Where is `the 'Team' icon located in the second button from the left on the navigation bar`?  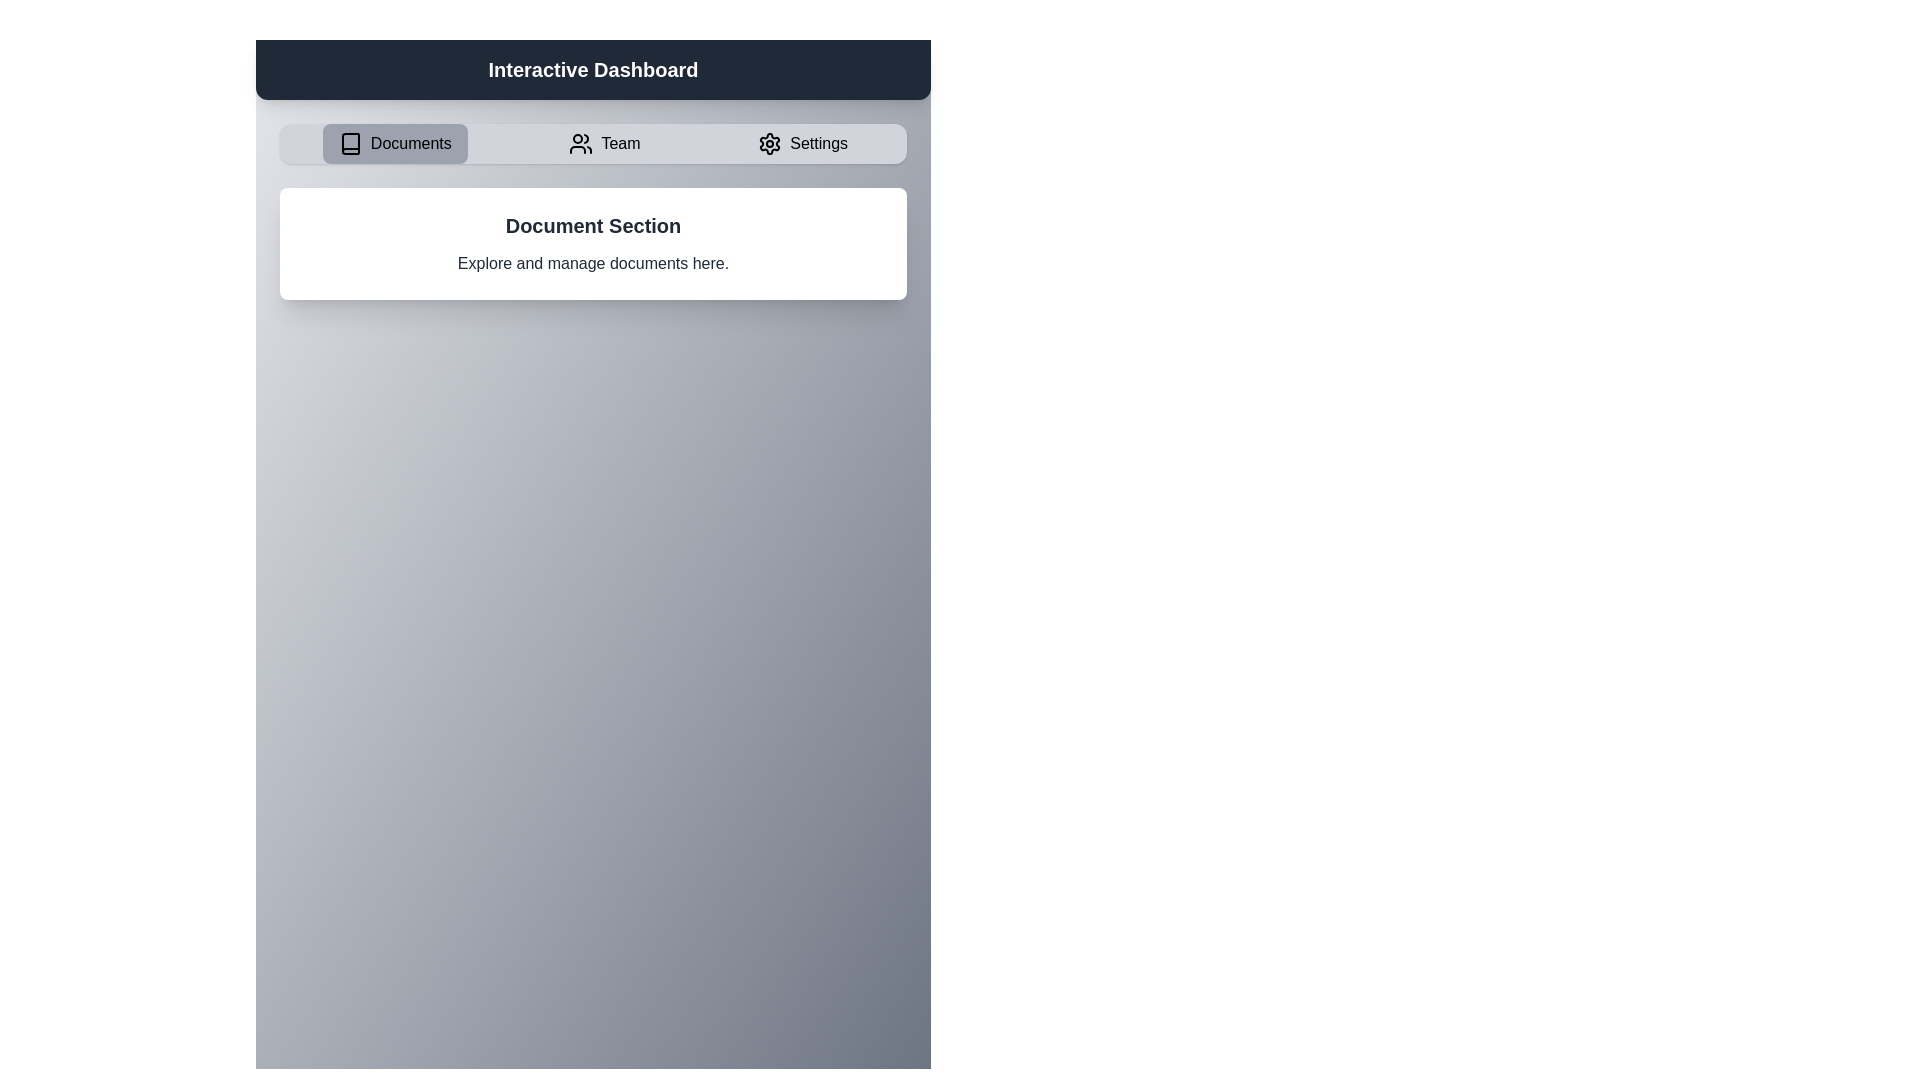 the 'Team' icon located in the second button from the left on the navigation bar is located at coordinates (580, 142).